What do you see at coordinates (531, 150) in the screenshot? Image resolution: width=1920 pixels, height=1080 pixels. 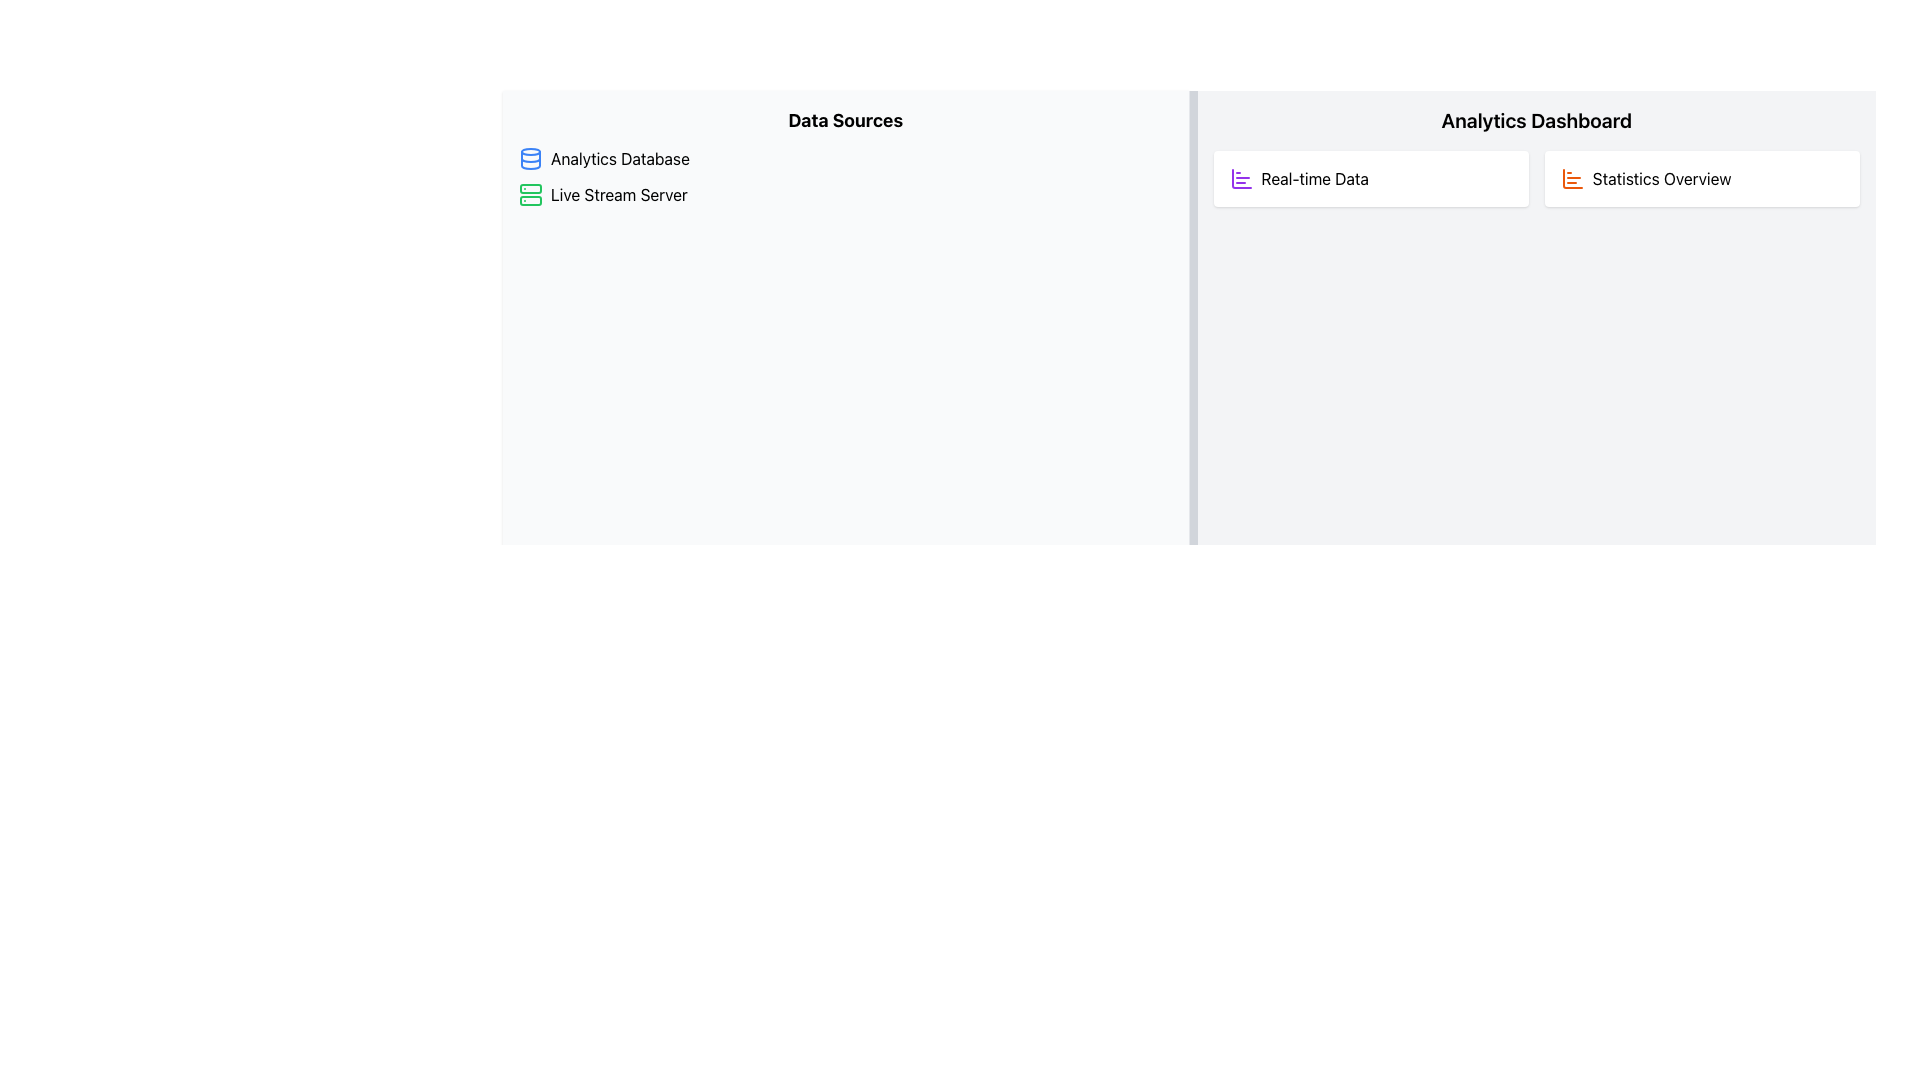 I see `the SVG ellipse component that visually represents the top of the database icon next to the 'Analytics Database' label in the 'Data Sources' section` at bounding box center [531, 150].